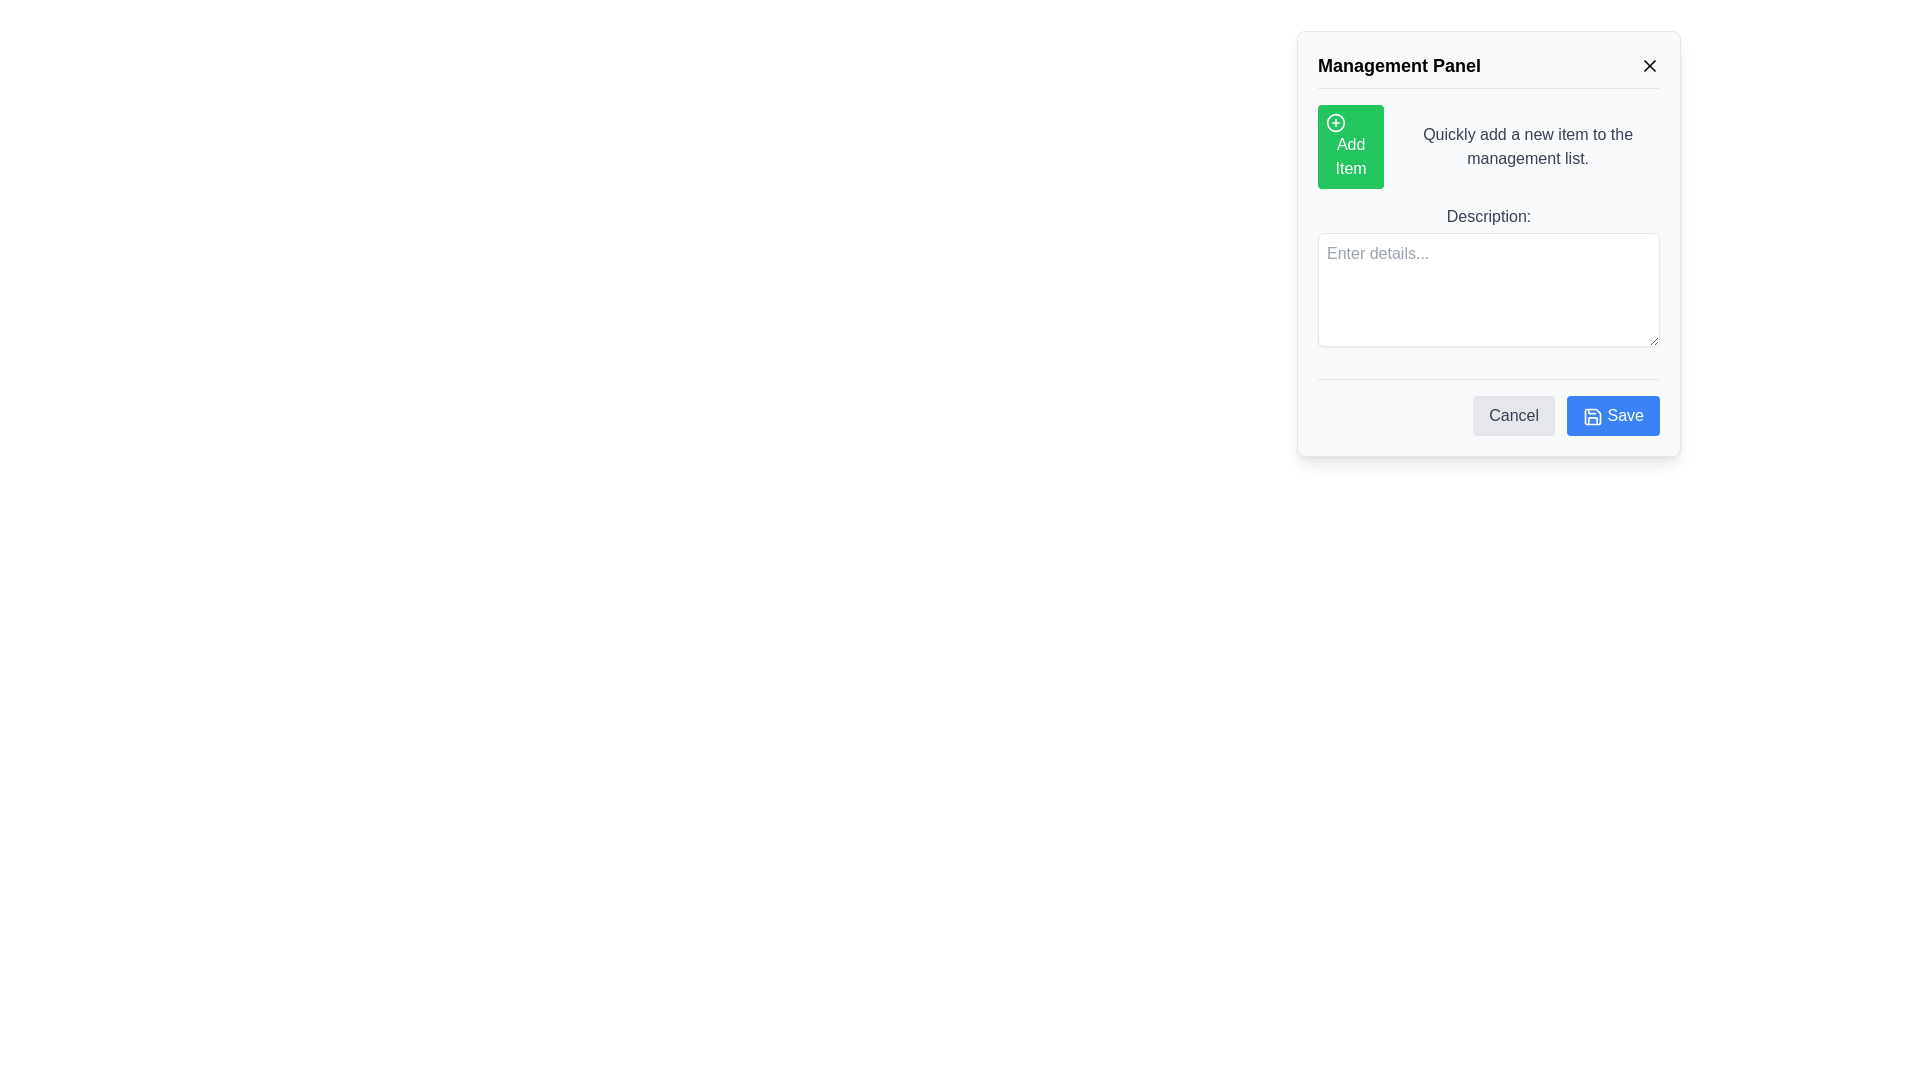 Image resolution: width=1920 pixels, height=1080 pixels. I want to click on the 'Management Panel' text header, so click(1368, 60).